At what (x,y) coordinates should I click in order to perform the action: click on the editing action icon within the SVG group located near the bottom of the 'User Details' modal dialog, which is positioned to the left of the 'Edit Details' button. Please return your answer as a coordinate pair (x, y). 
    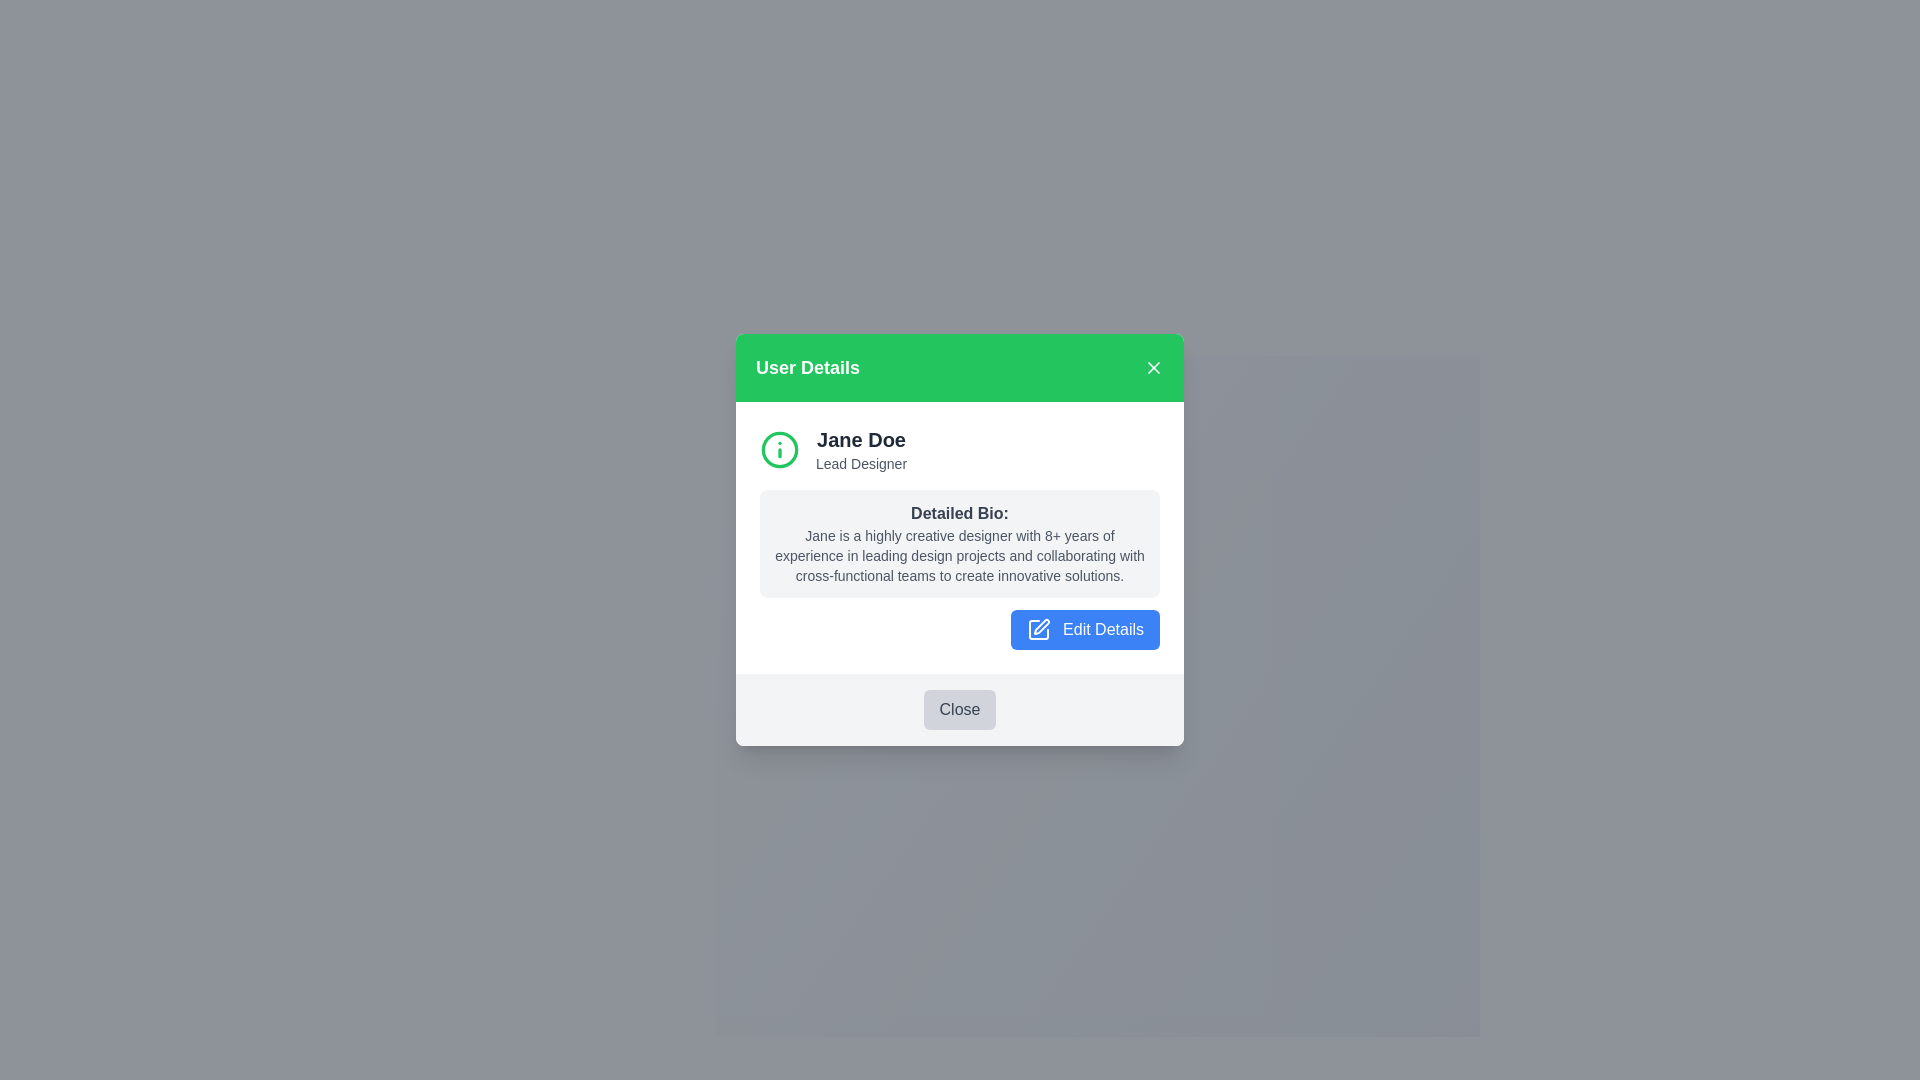
    Looking at the image, I should click on (1040, 626).